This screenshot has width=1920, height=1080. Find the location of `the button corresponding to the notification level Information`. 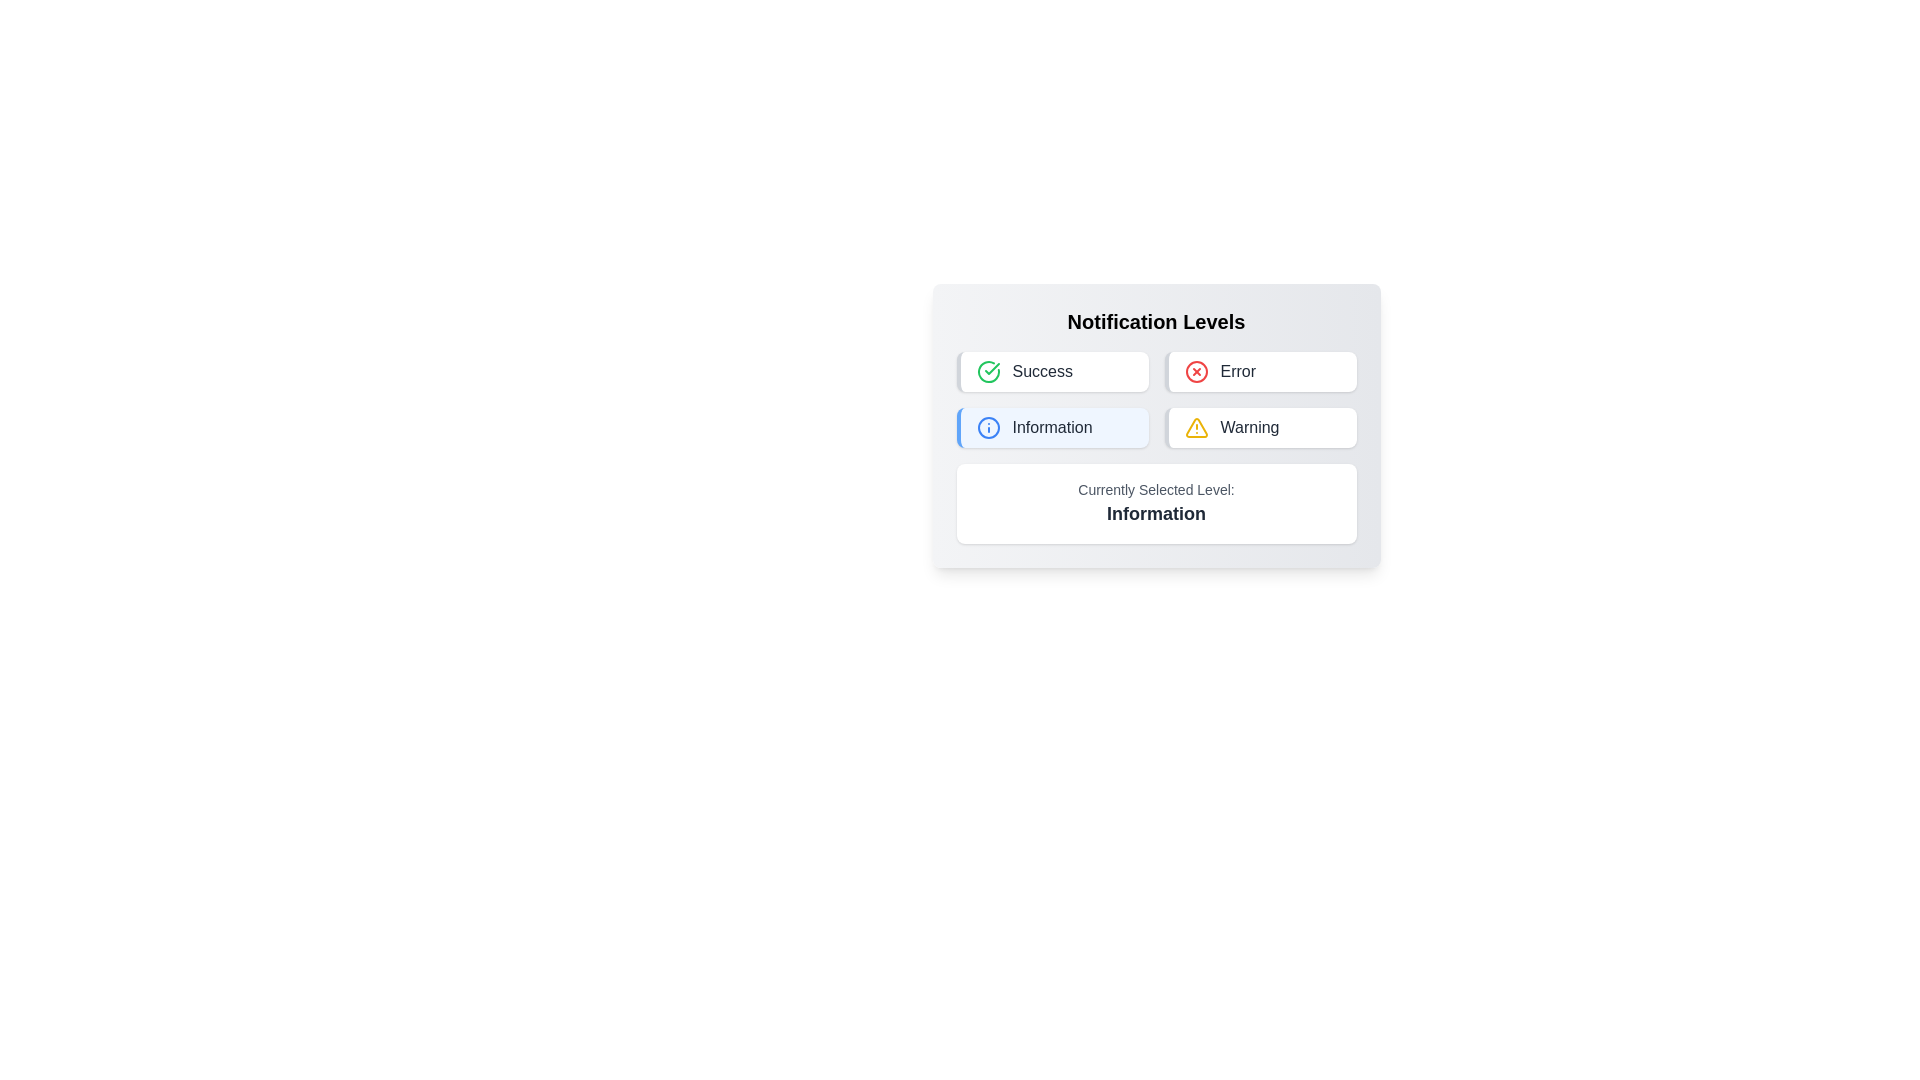

the button corresponding to the notification level Information is located at coordinates (1051, 427).